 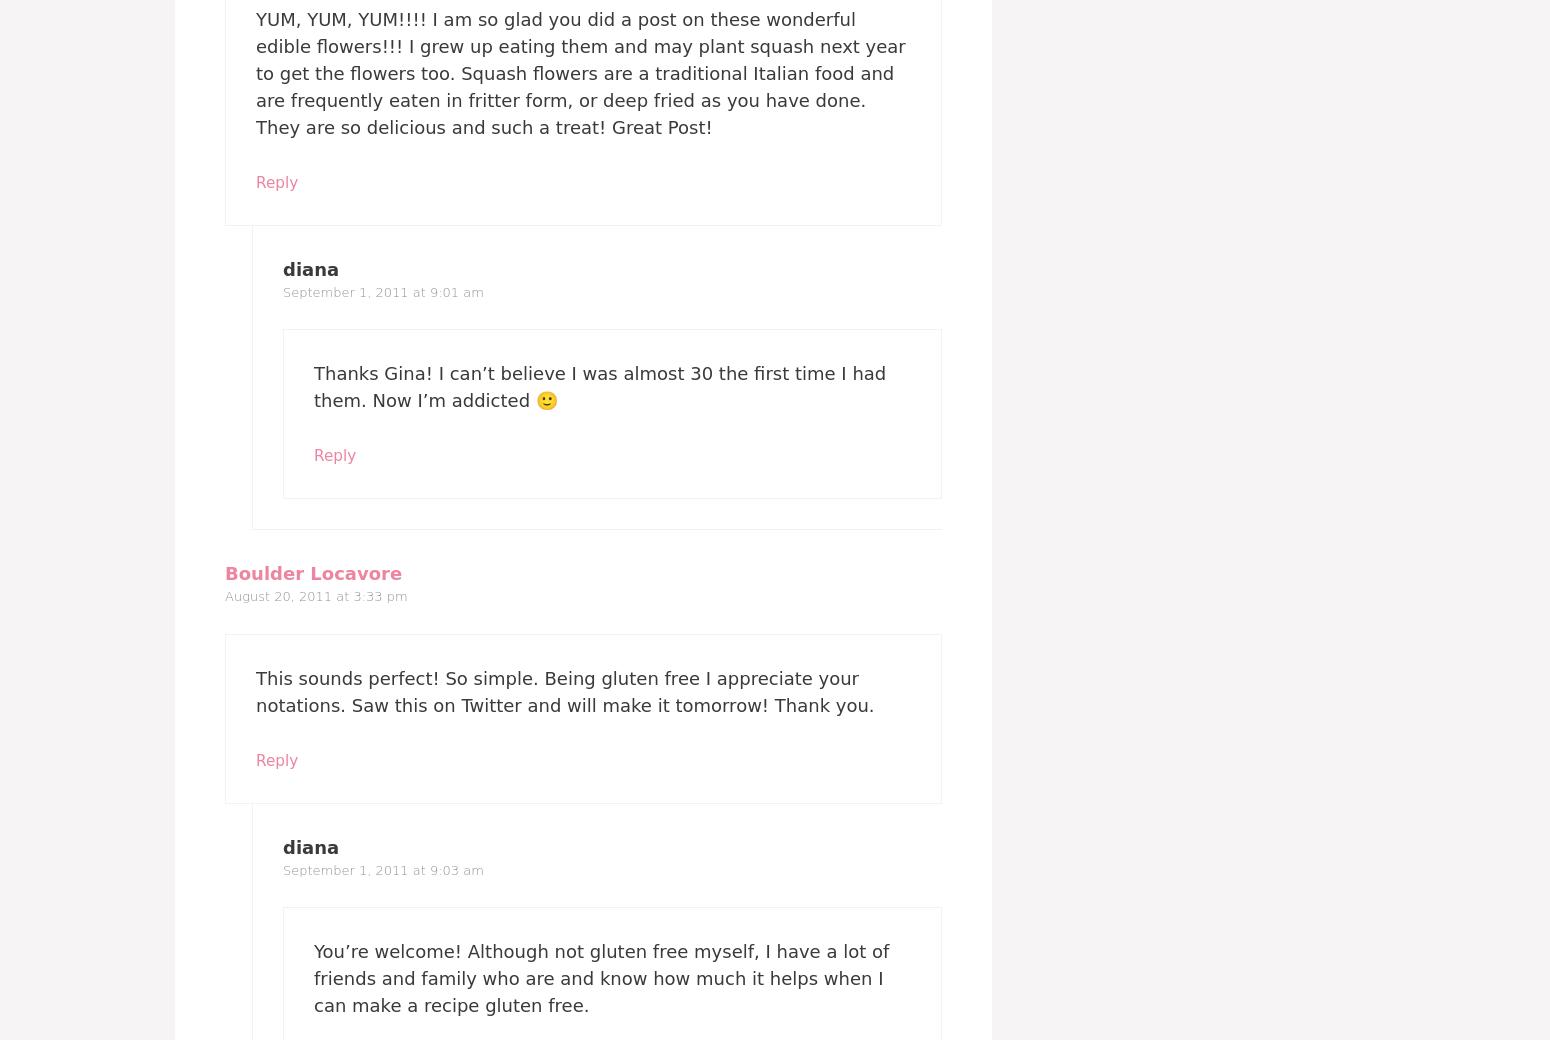 What do you see at coordinates (382, 290) in the screenshot?
I see `'September 1, 2011 at 9:01 am'` at bounding box center [382, 290].